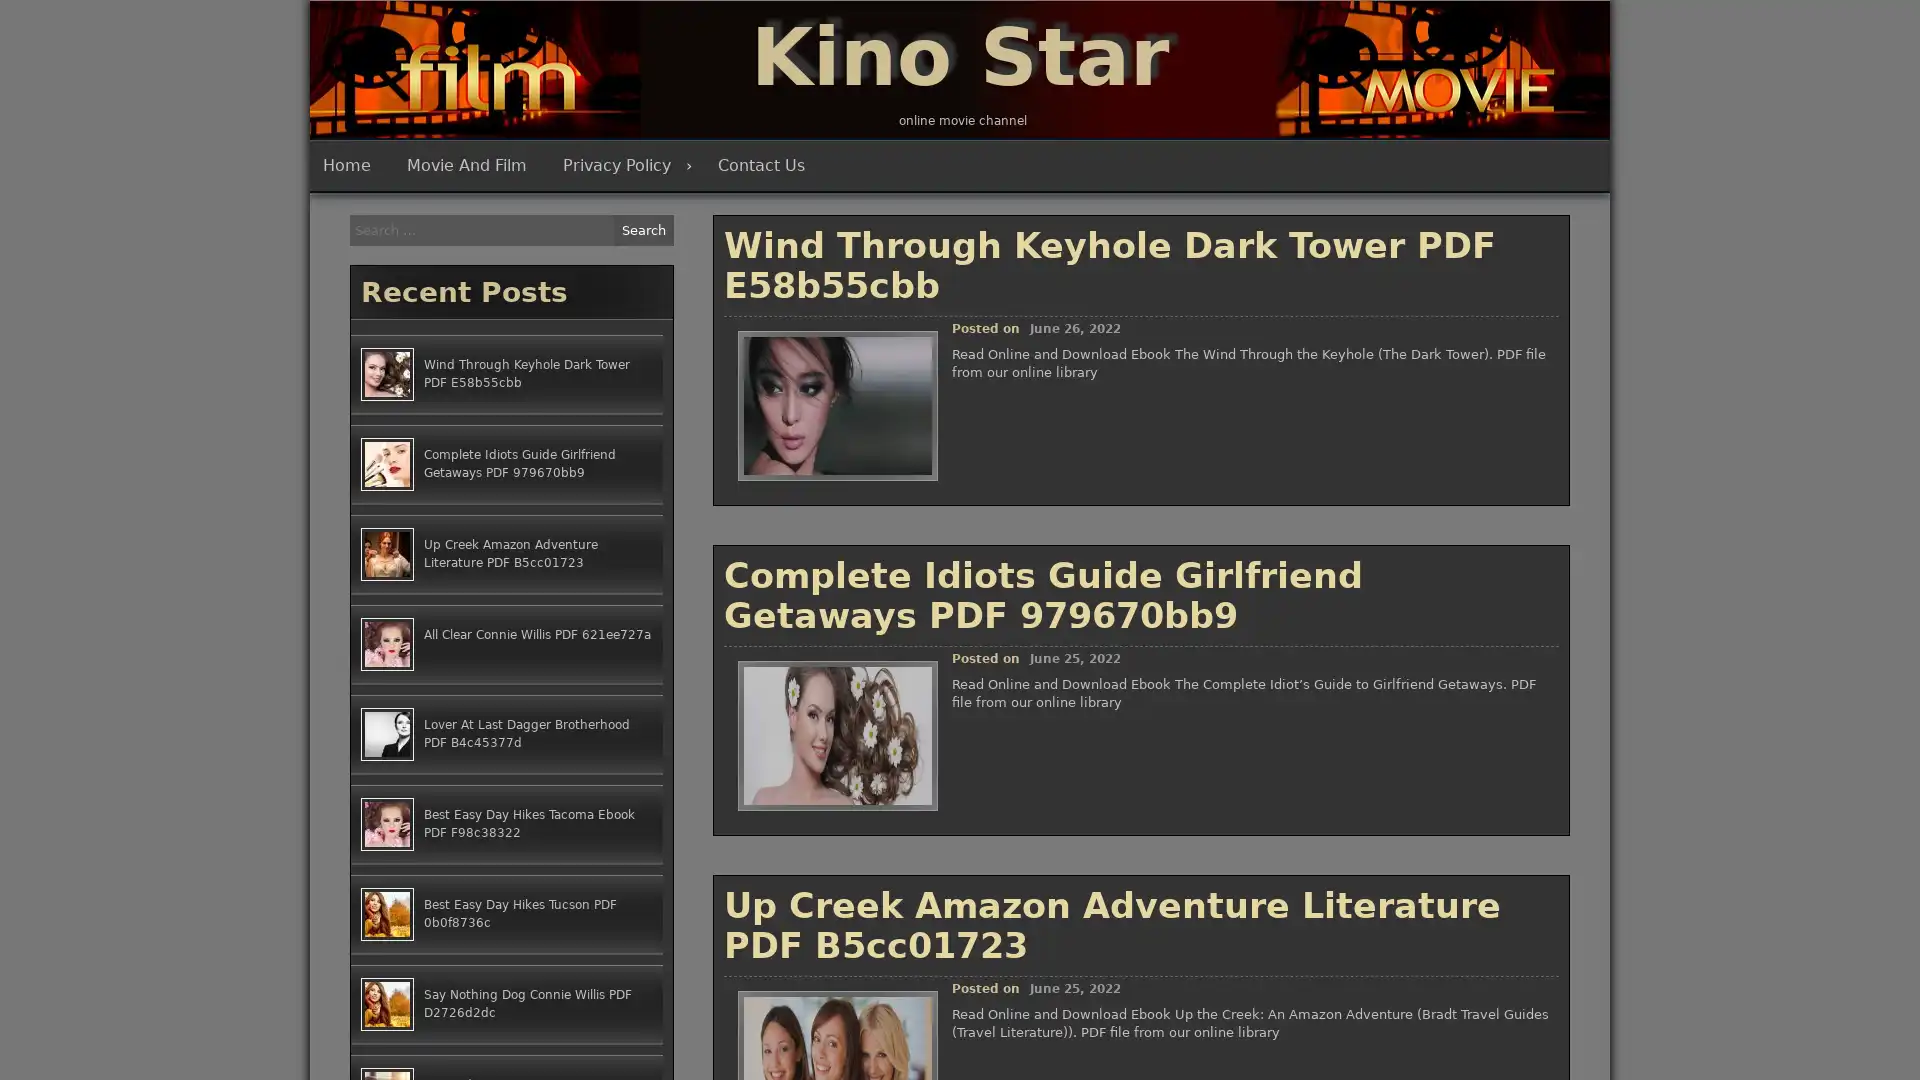 The width and height of the screenshot is (1920, 1080). Describe the element at coordinates (643, 229) in the screenshot. I see `Search` at that location.